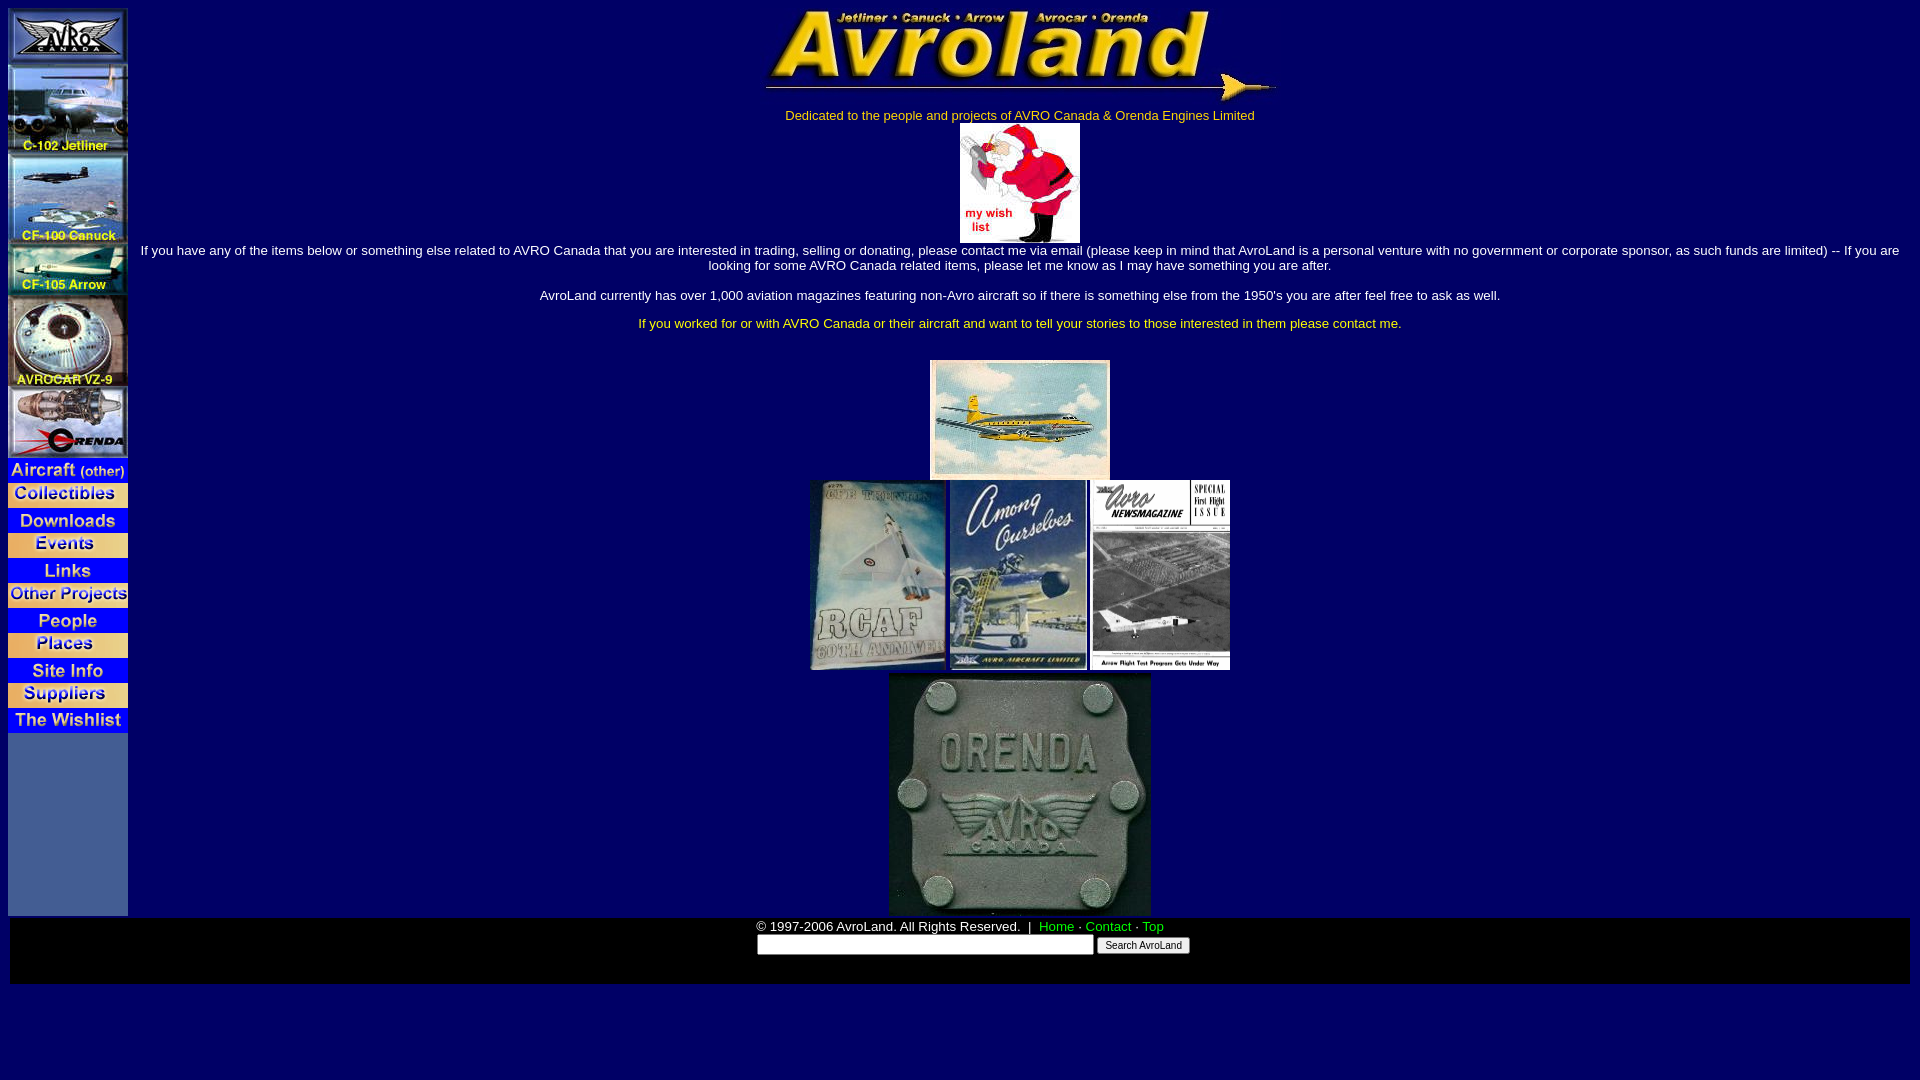 The height and width of the screenshot is (1080, 1920). What do you see at coordinates (1055, 926) in the screenshot?
I see `'Home'` at bounding box center [1055, 926].